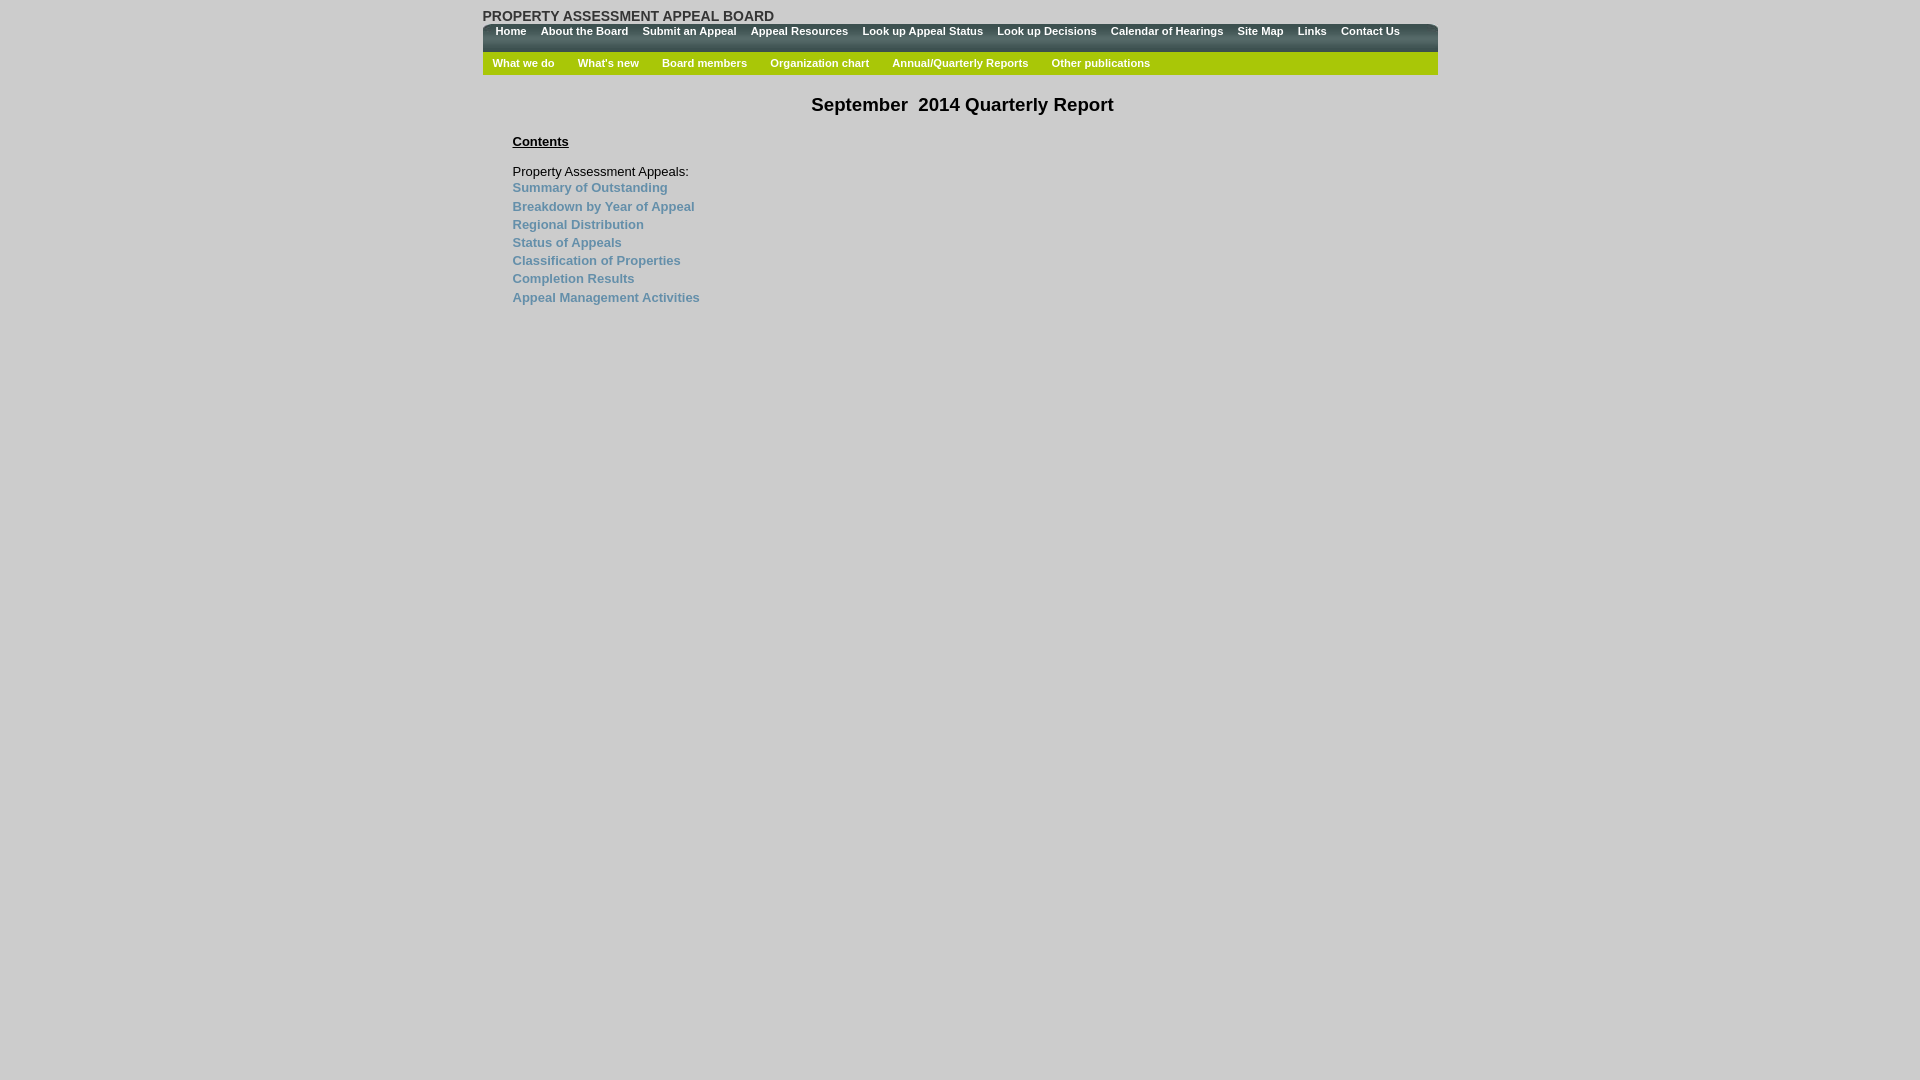 This screenshot has height=1080, width=1920. I want to click on 'Submit an Appeal', so click(689, 31).